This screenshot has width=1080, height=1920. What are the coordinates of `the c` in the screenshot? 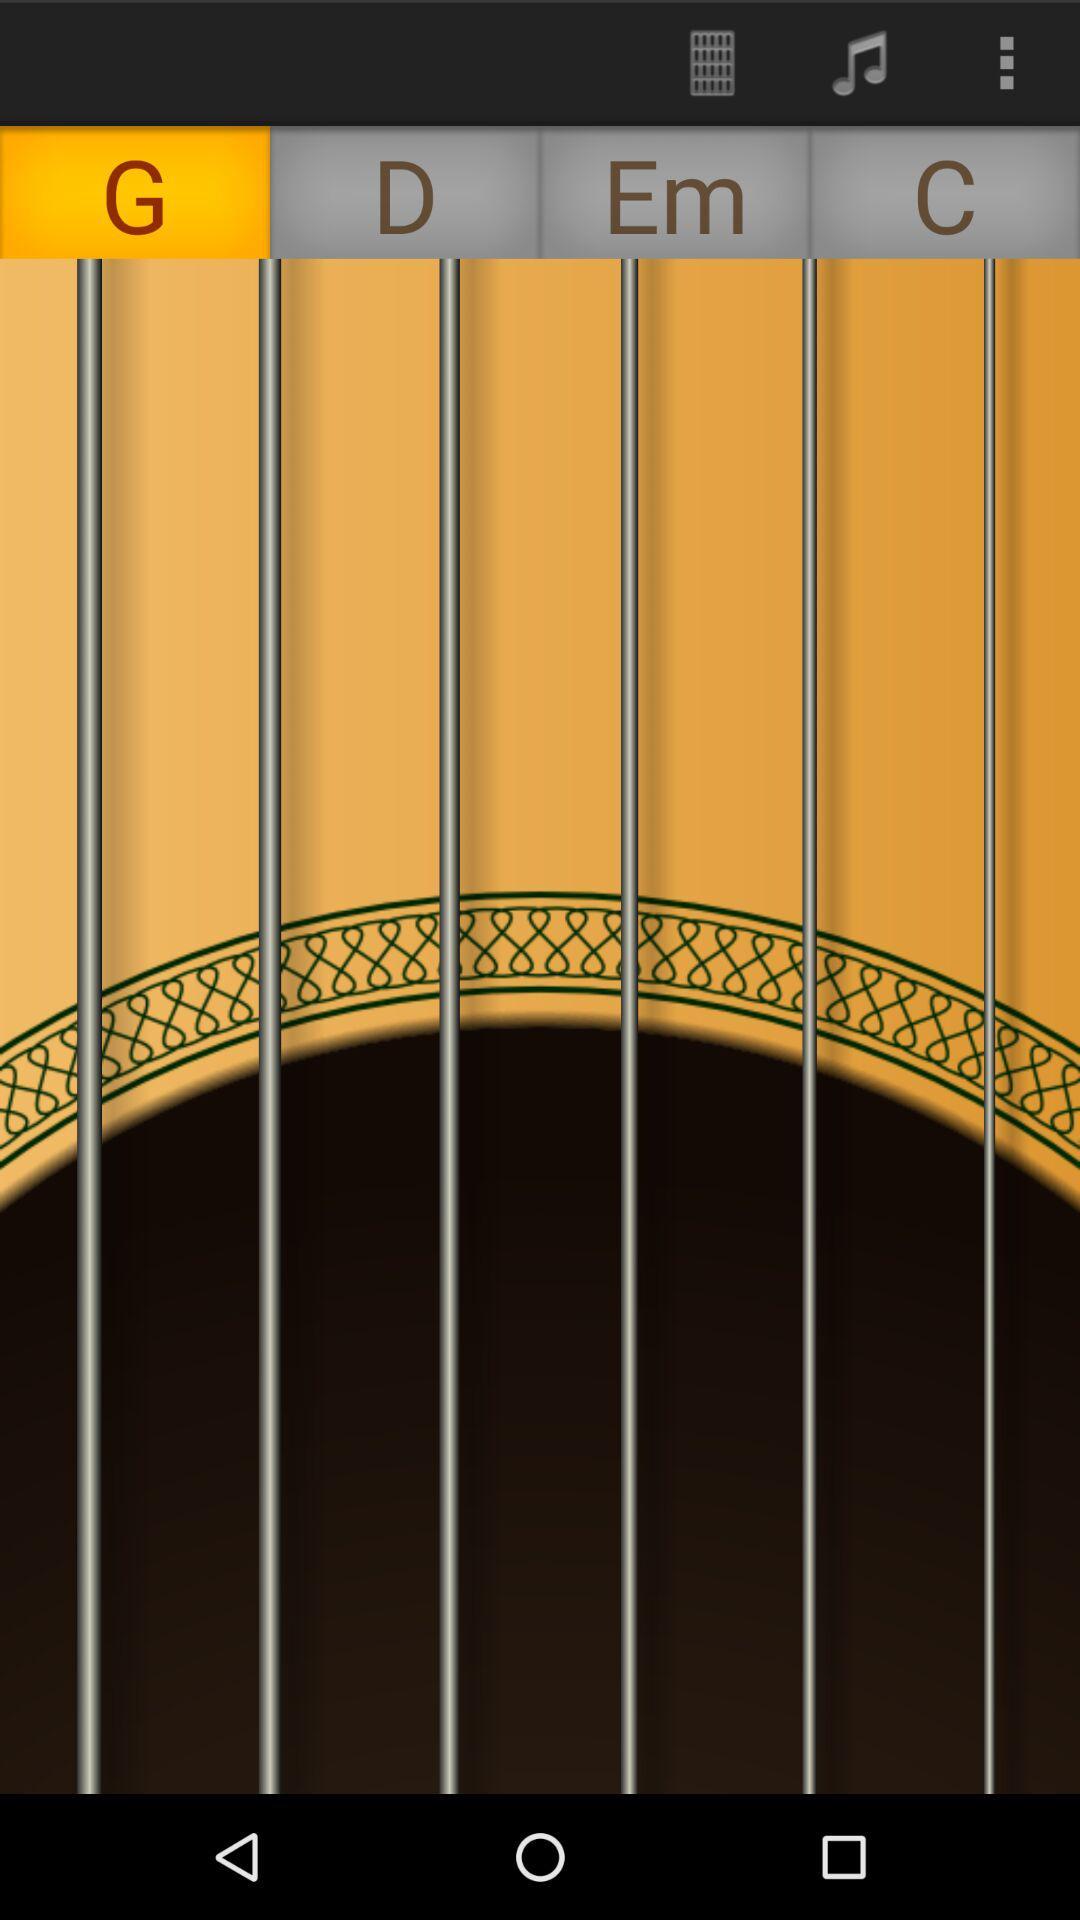 It's located at (945, 192).